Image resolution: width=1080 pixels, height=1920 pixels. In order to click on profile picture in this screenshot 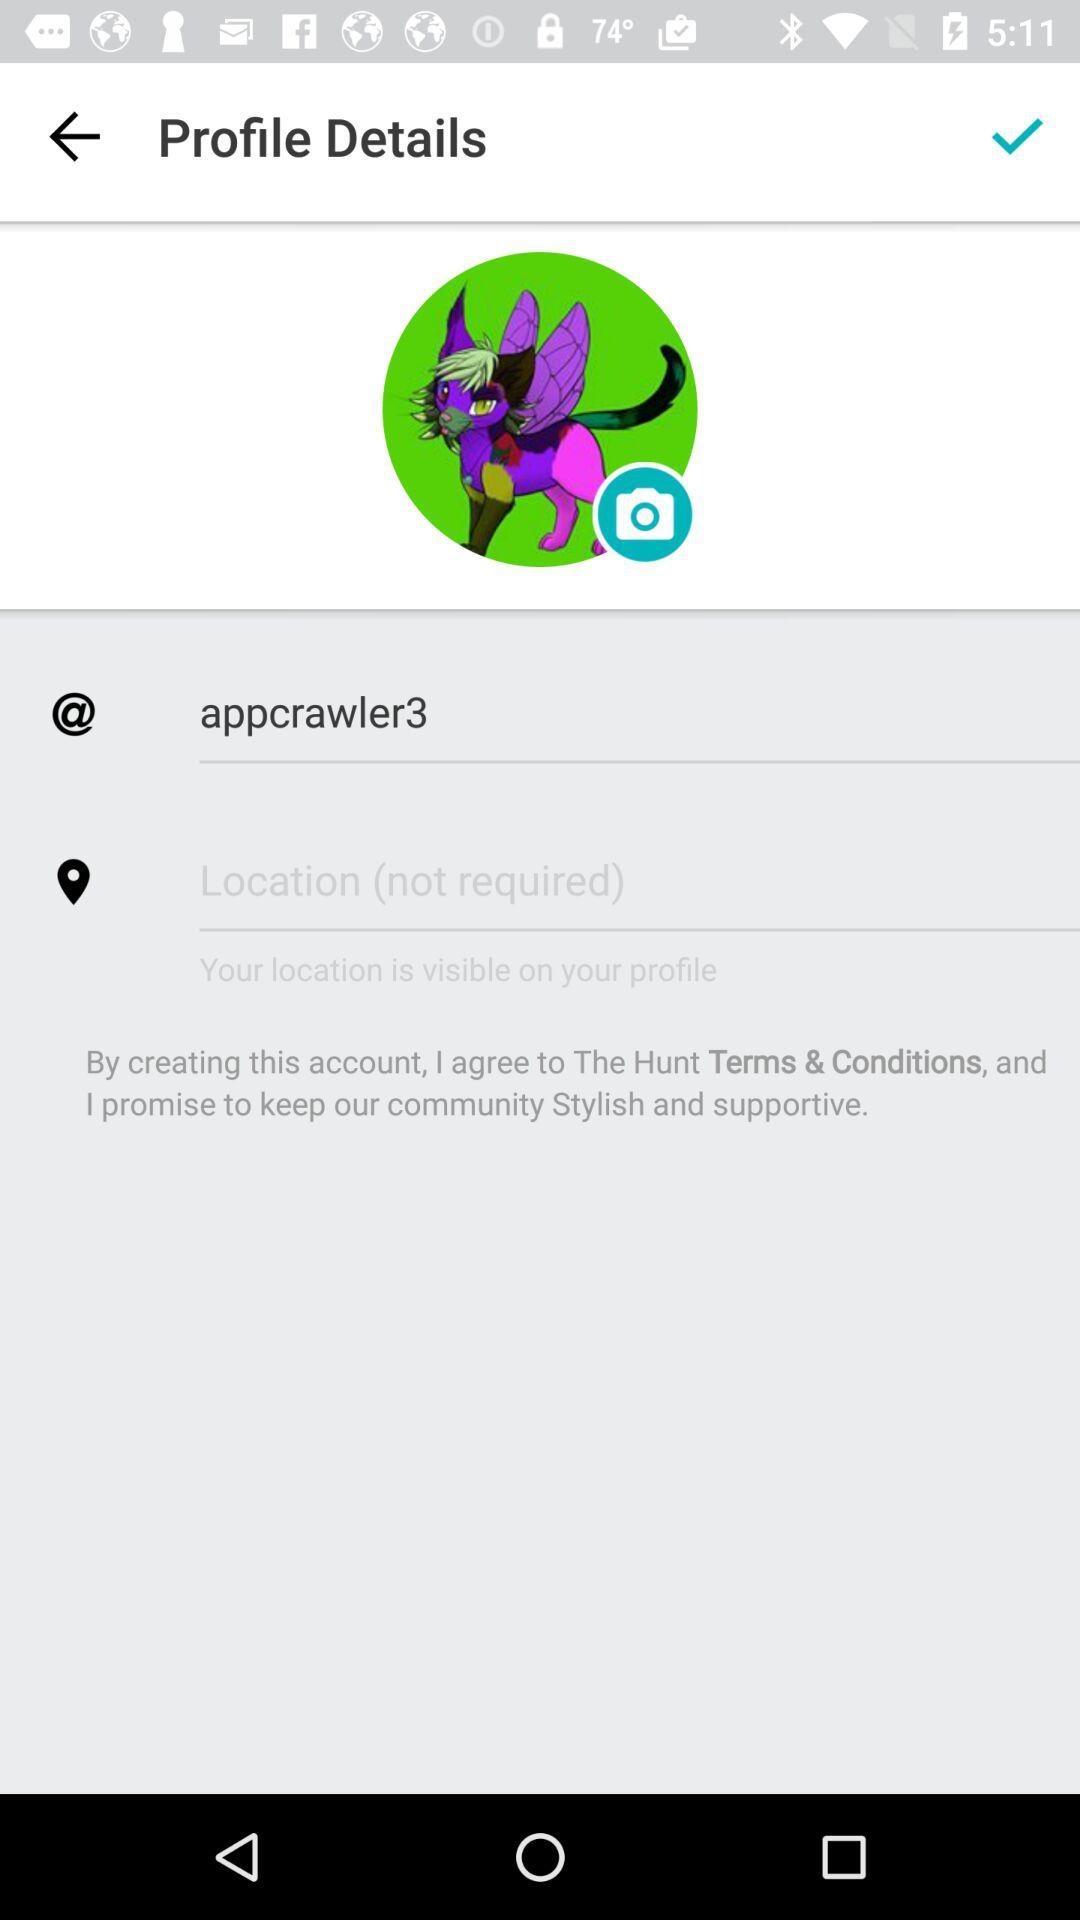, I will do `click(644, 514)`.